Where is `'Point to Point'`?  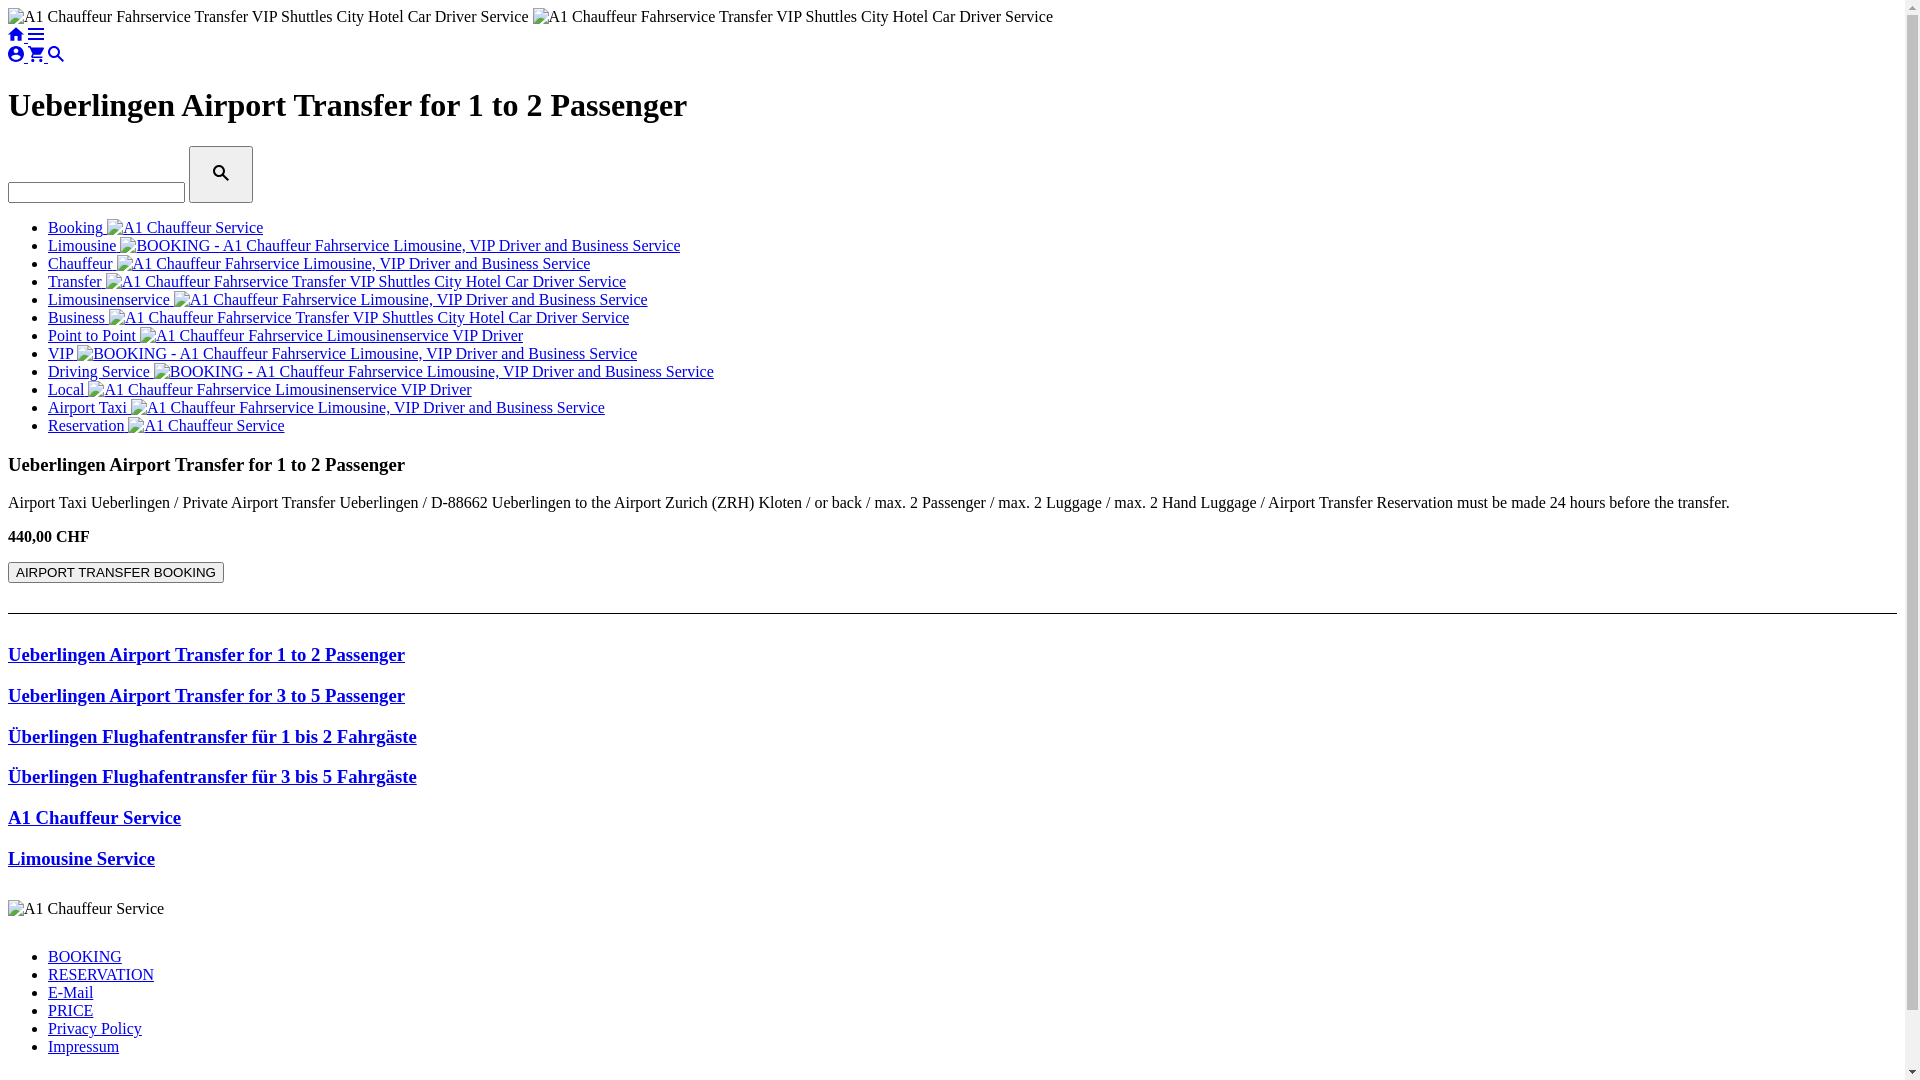
'Point to Point' is located at coordinates (284, 334).